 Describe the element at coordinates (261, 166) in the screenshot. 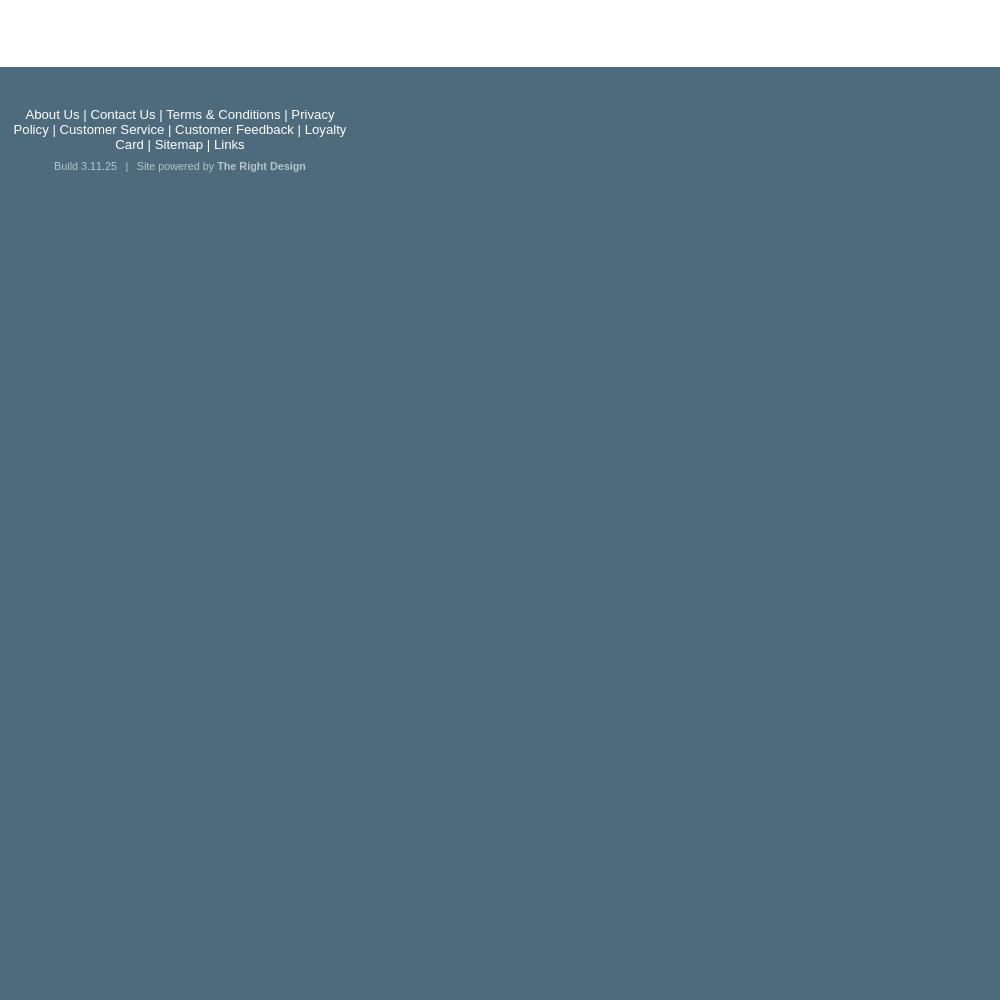

I see `'The Right Design'` at that location.